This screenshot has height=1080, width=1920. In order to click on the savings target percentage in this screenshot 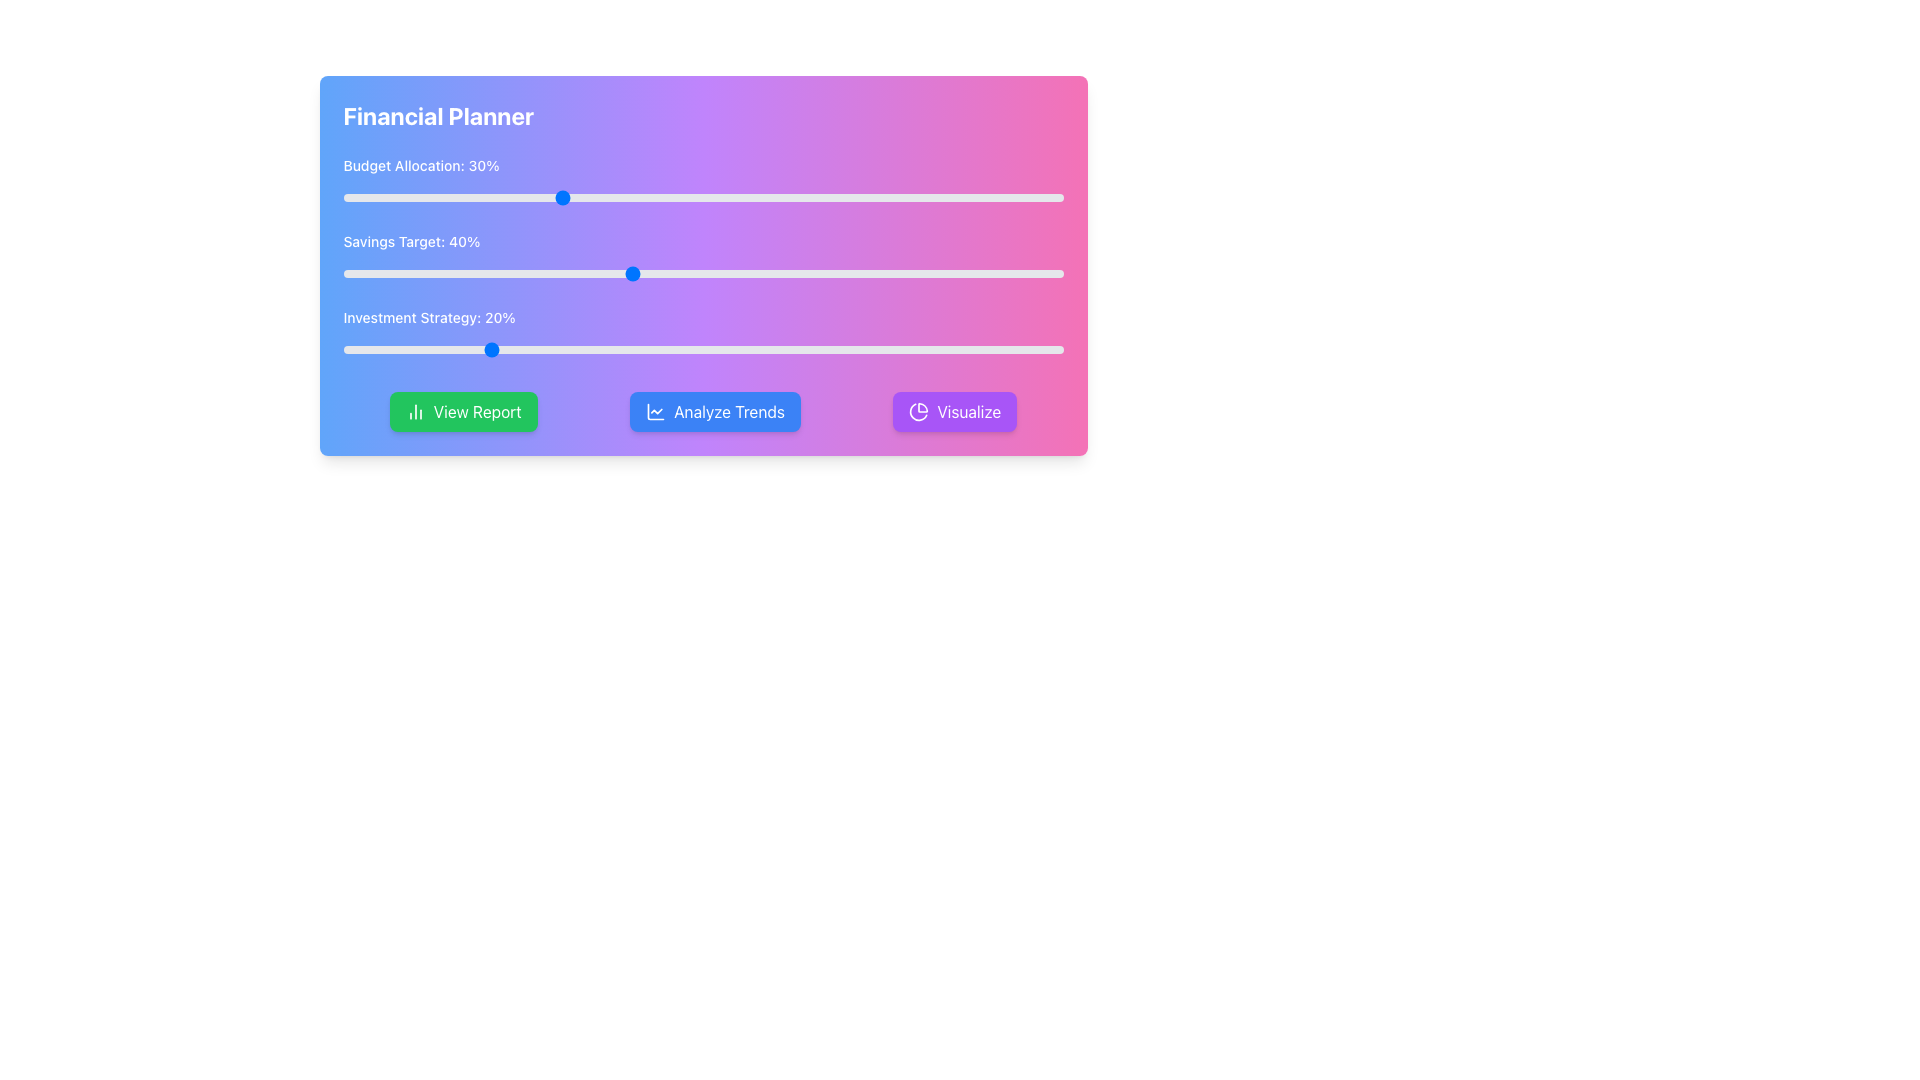, I will do `click(552, 273)`.